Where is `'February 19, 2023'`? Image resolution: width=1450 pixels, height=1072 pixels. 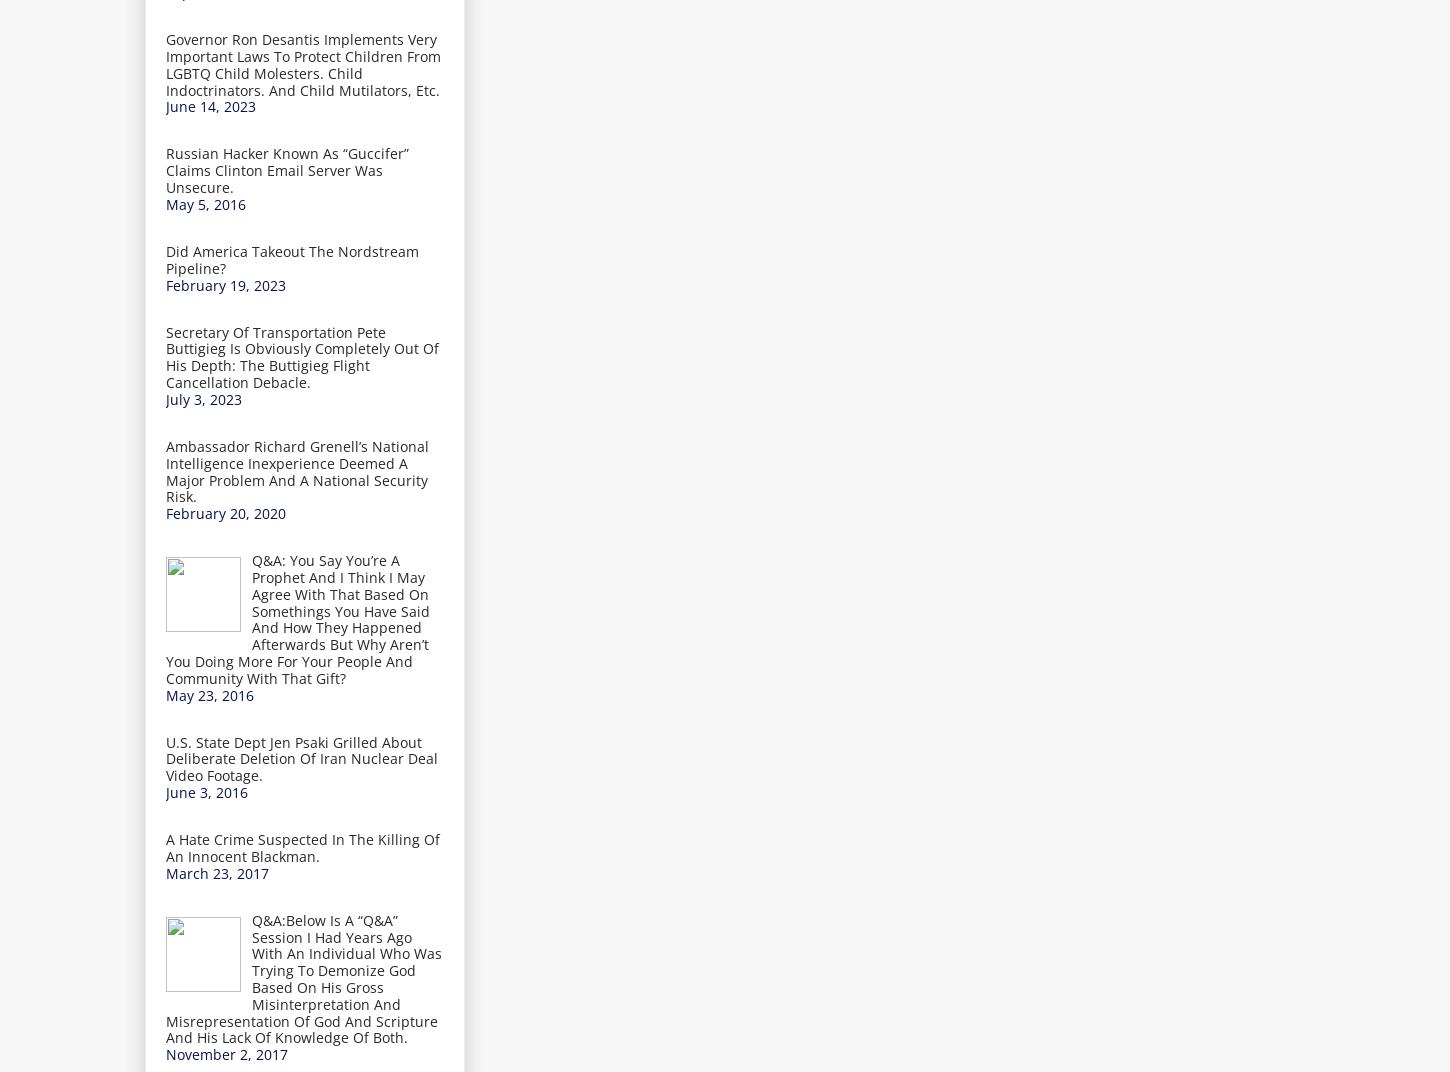 'February 19, 2023' is located at coordinates (225, 283).